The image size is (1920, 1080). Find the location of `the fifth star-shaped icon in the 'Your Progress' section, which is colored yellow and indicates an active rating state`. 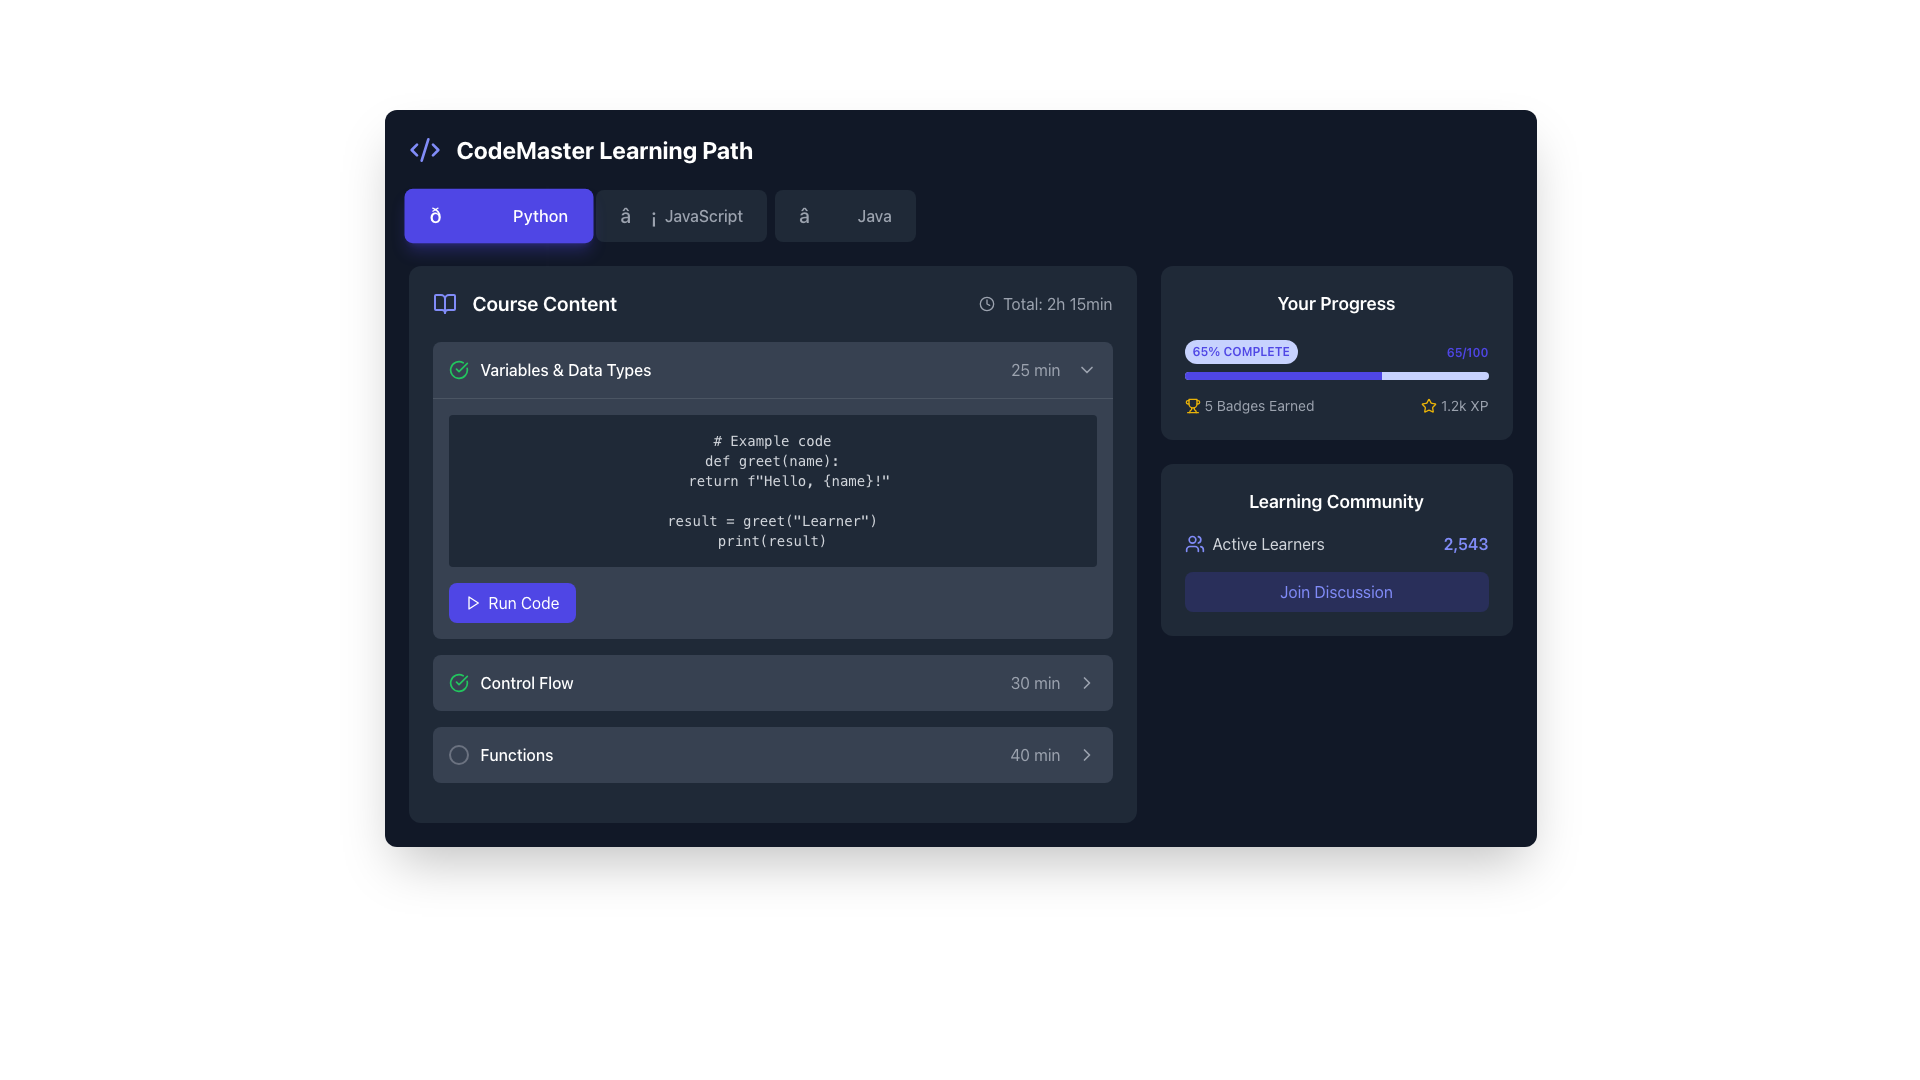

the fifth star-shaped icon in the 'Your Progress' section, which is colored yellow and indicates an active rating state is located at coordinates (1428, 405).